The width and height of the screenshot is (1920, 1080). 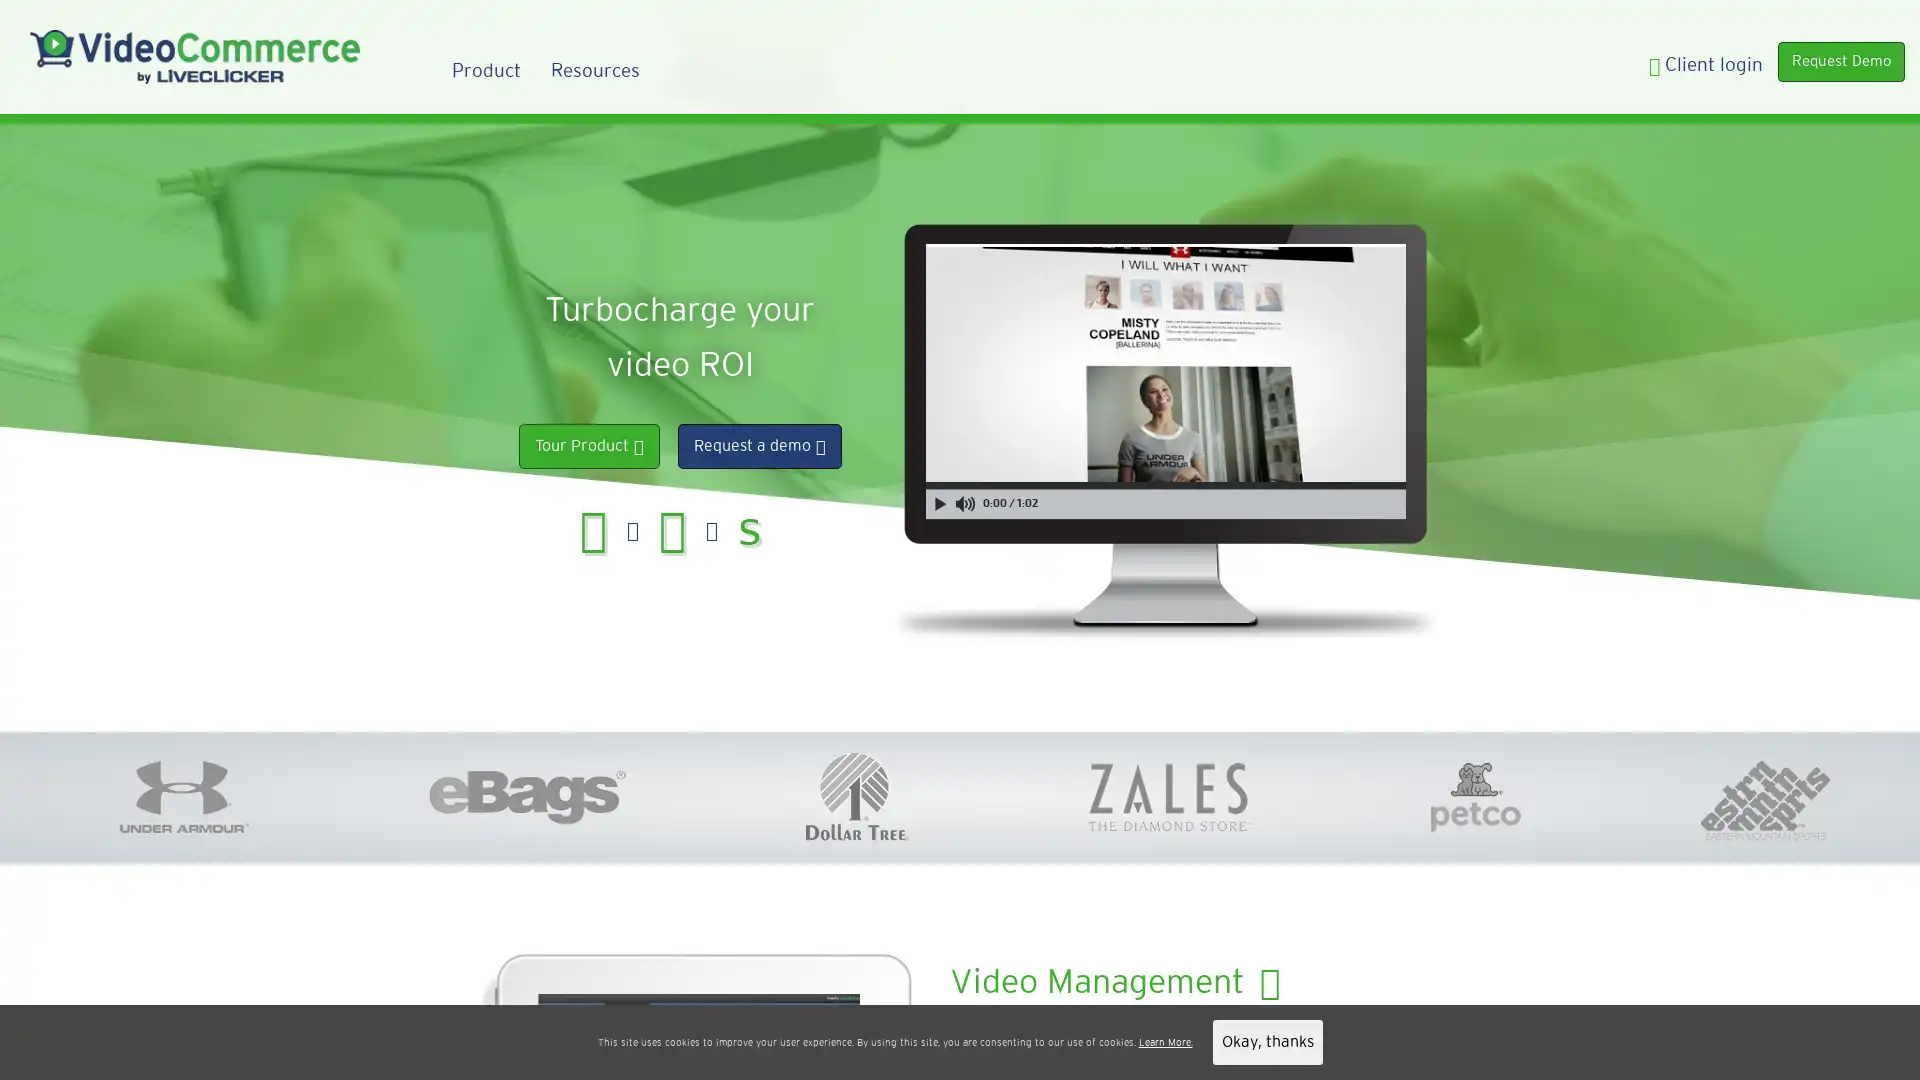 What do you see at coordinates (757, 444) in the screenshot?
I see `Request a demo` at bounding box center [757, 444].